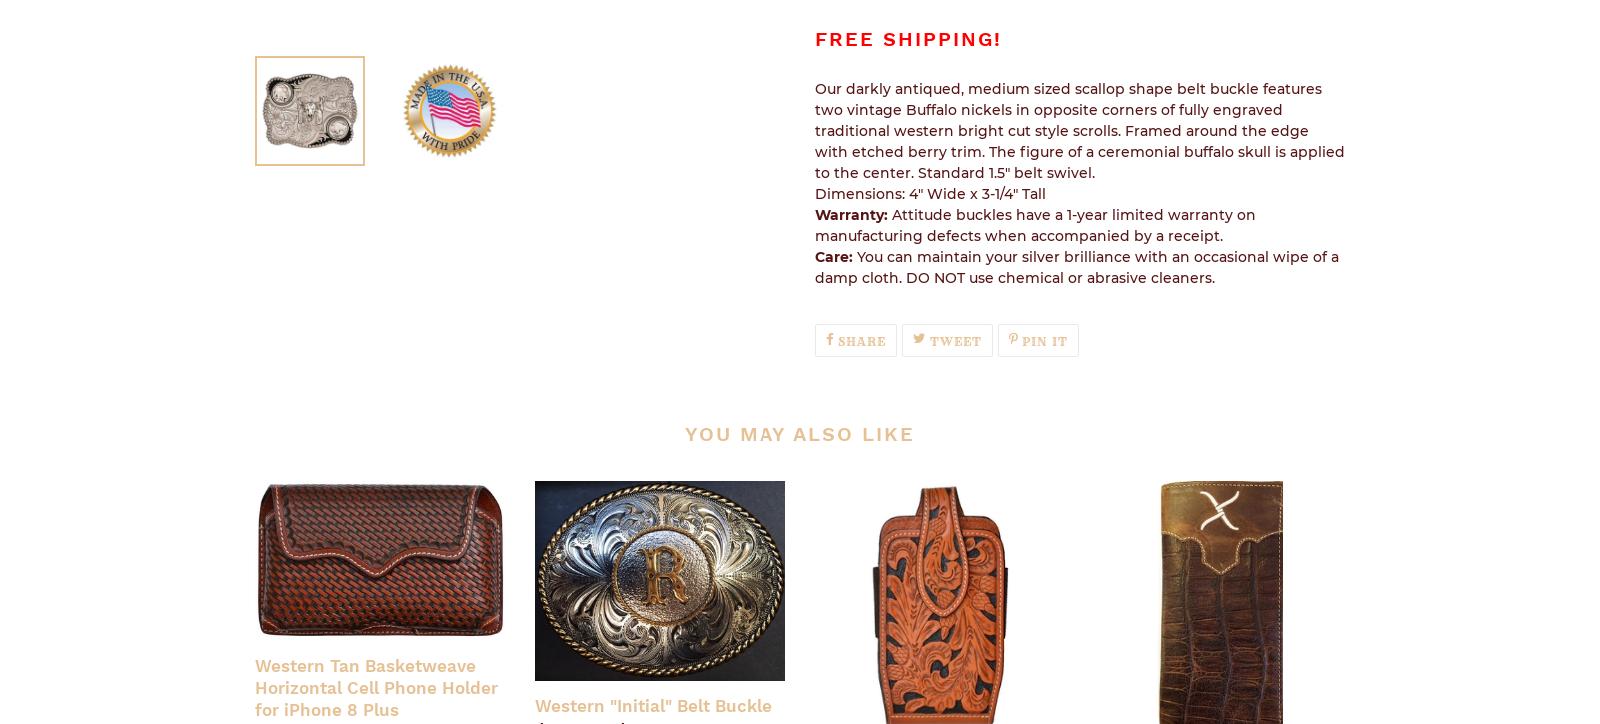 This screenshot has height=724, width=1600. I want to click on 'Warranty:', so click(850, 214).